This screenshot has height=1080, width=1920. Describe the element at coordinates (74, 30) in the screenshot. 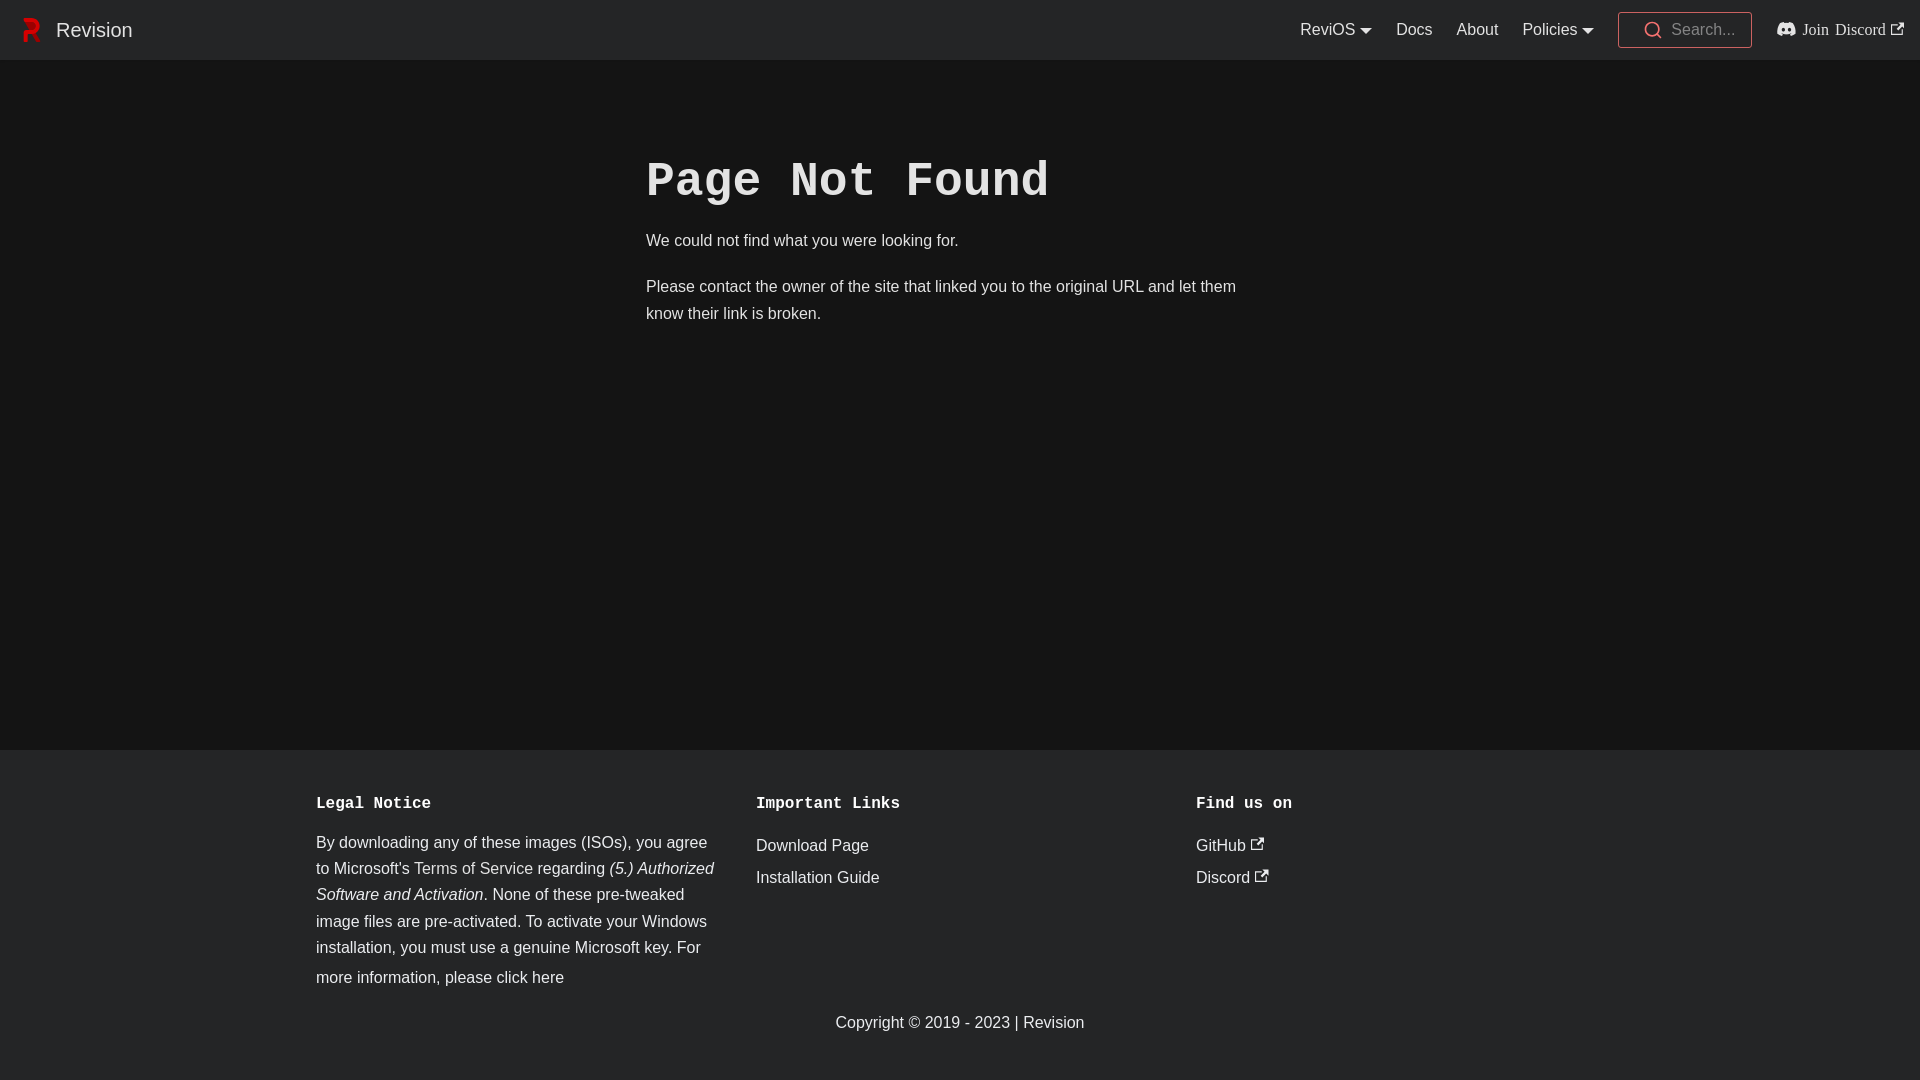

I see `'Revision'` at that location.